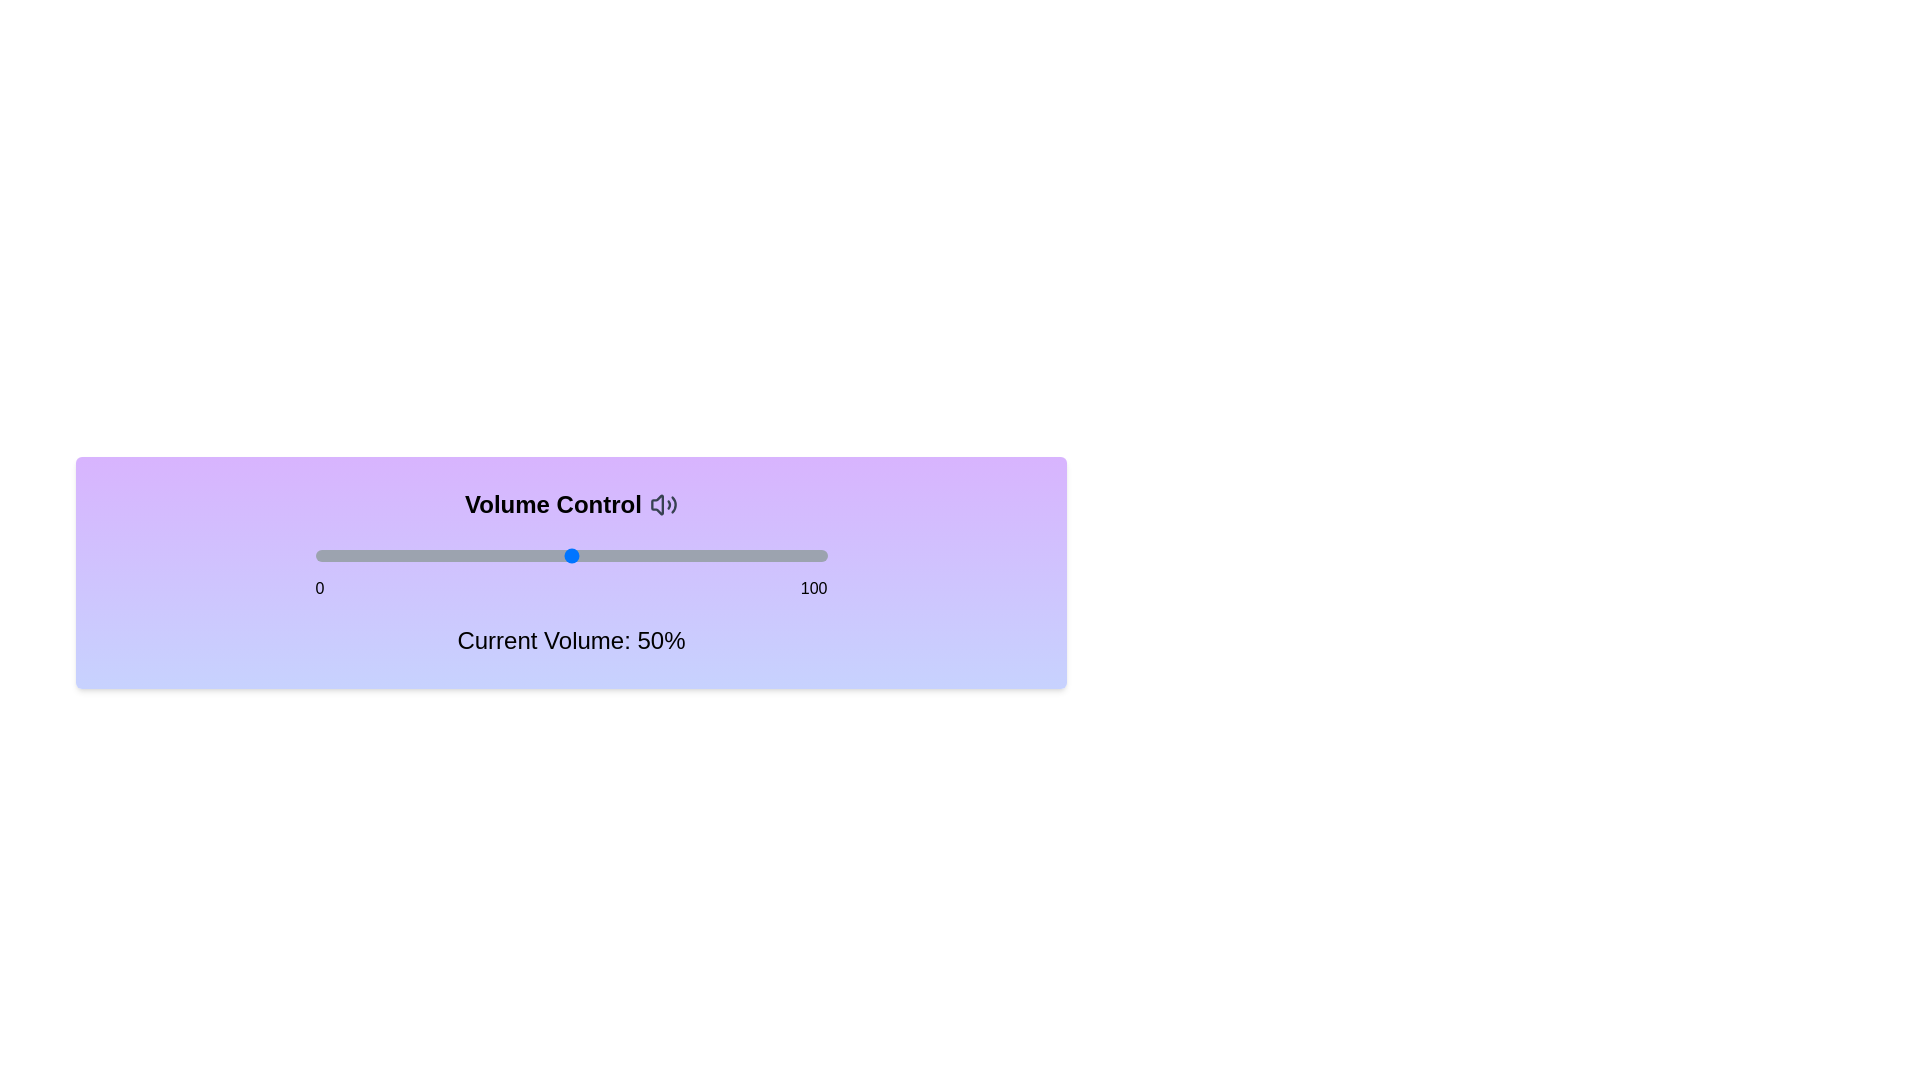  I want to click on the volume to 71% by dragging the slider, so click(679, 555).